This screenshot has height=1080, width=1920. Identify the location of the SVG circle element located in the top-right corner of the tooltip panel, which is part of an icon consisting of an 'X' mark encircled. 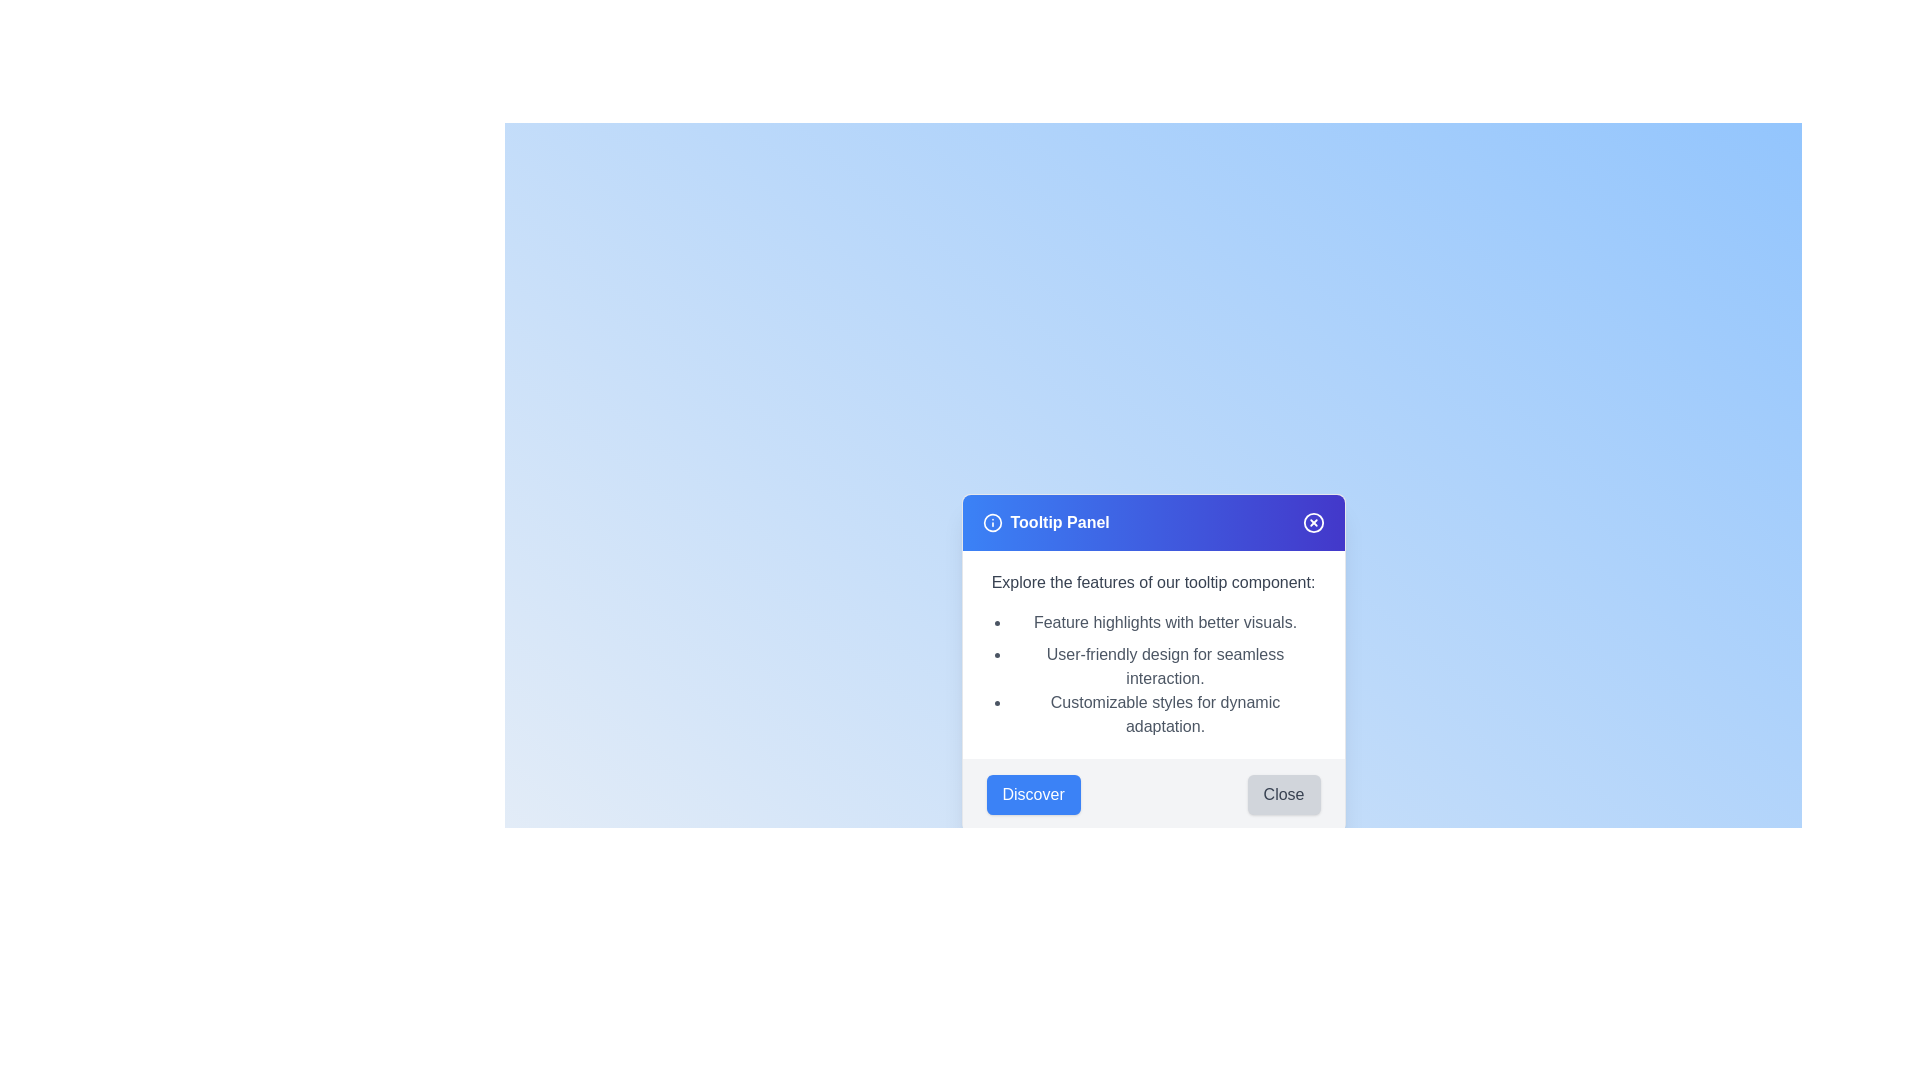
(1313, 522).